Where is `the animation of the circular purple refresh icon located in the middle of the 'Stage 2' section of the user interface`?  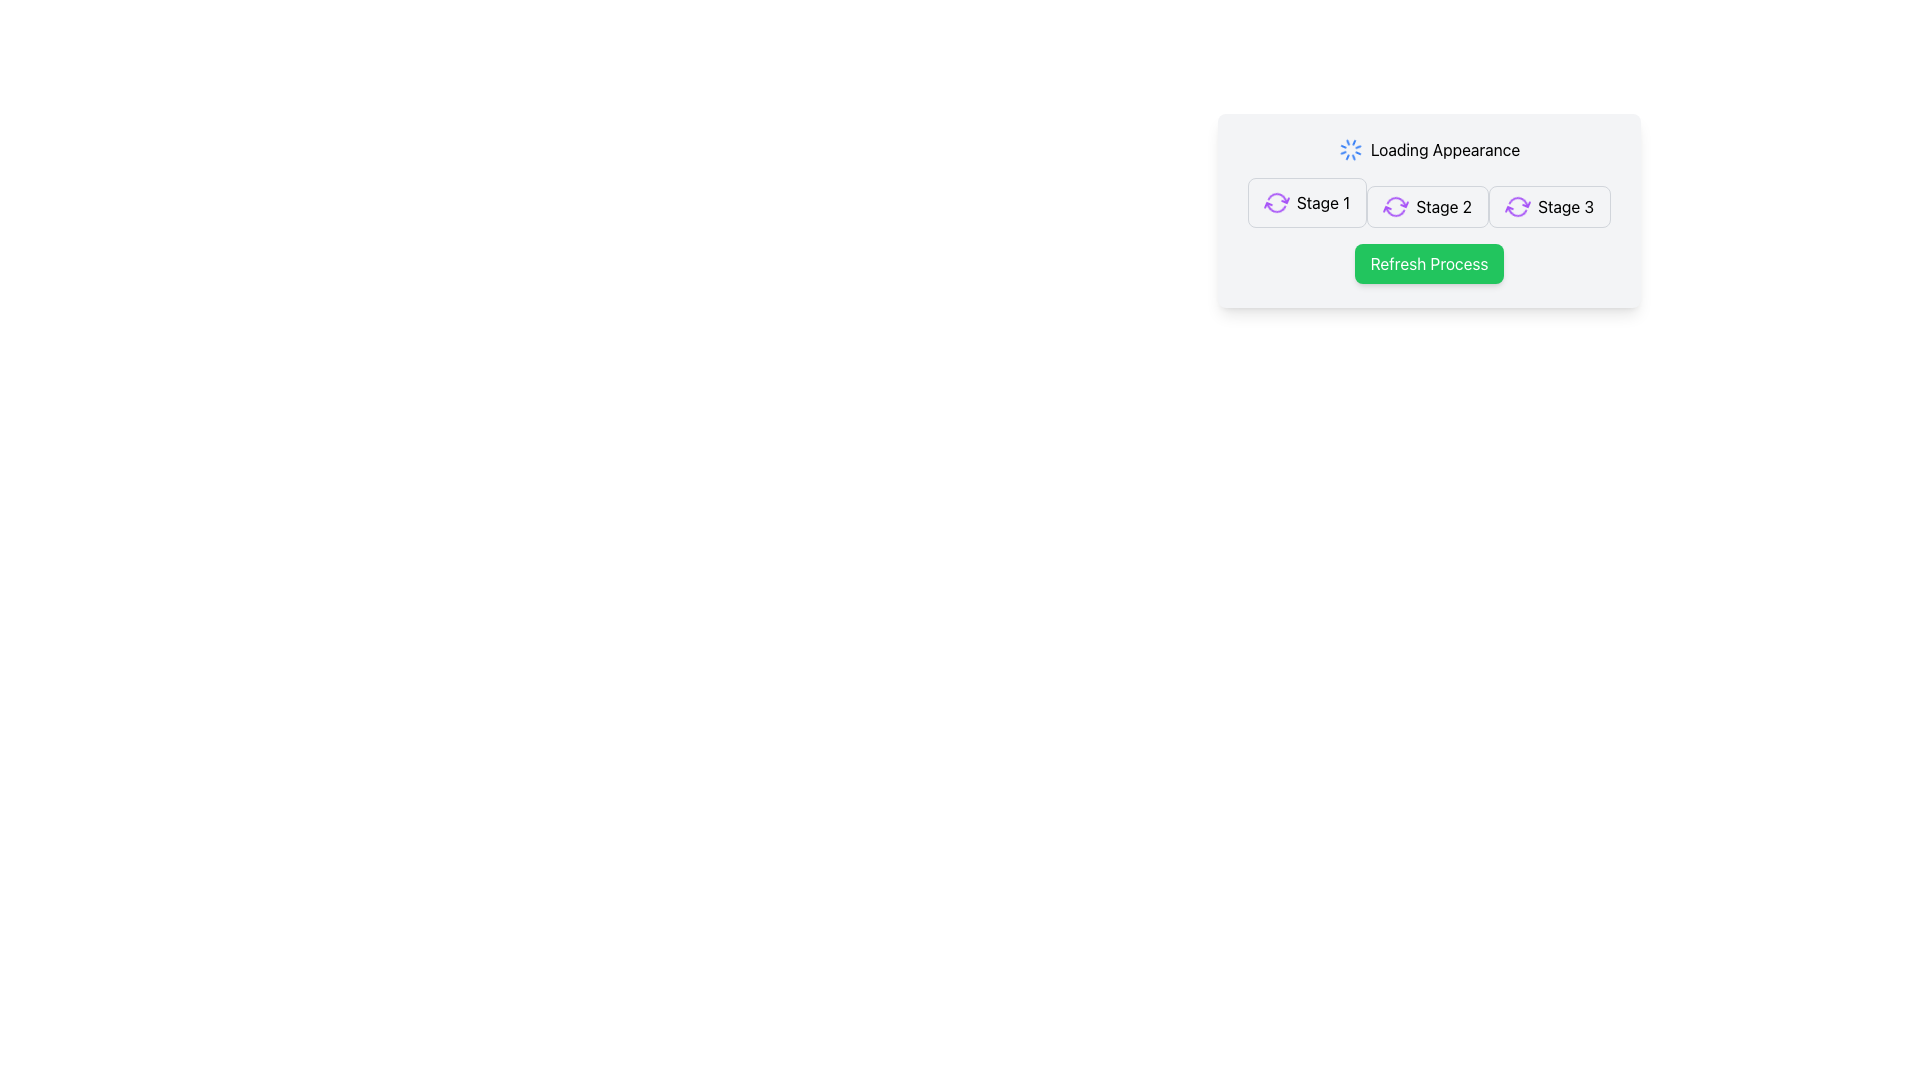 the animation of the circular purple refresh icon located in the middle of the 'Stage 2' section of the user interface is located at coordinates (1395, 207).